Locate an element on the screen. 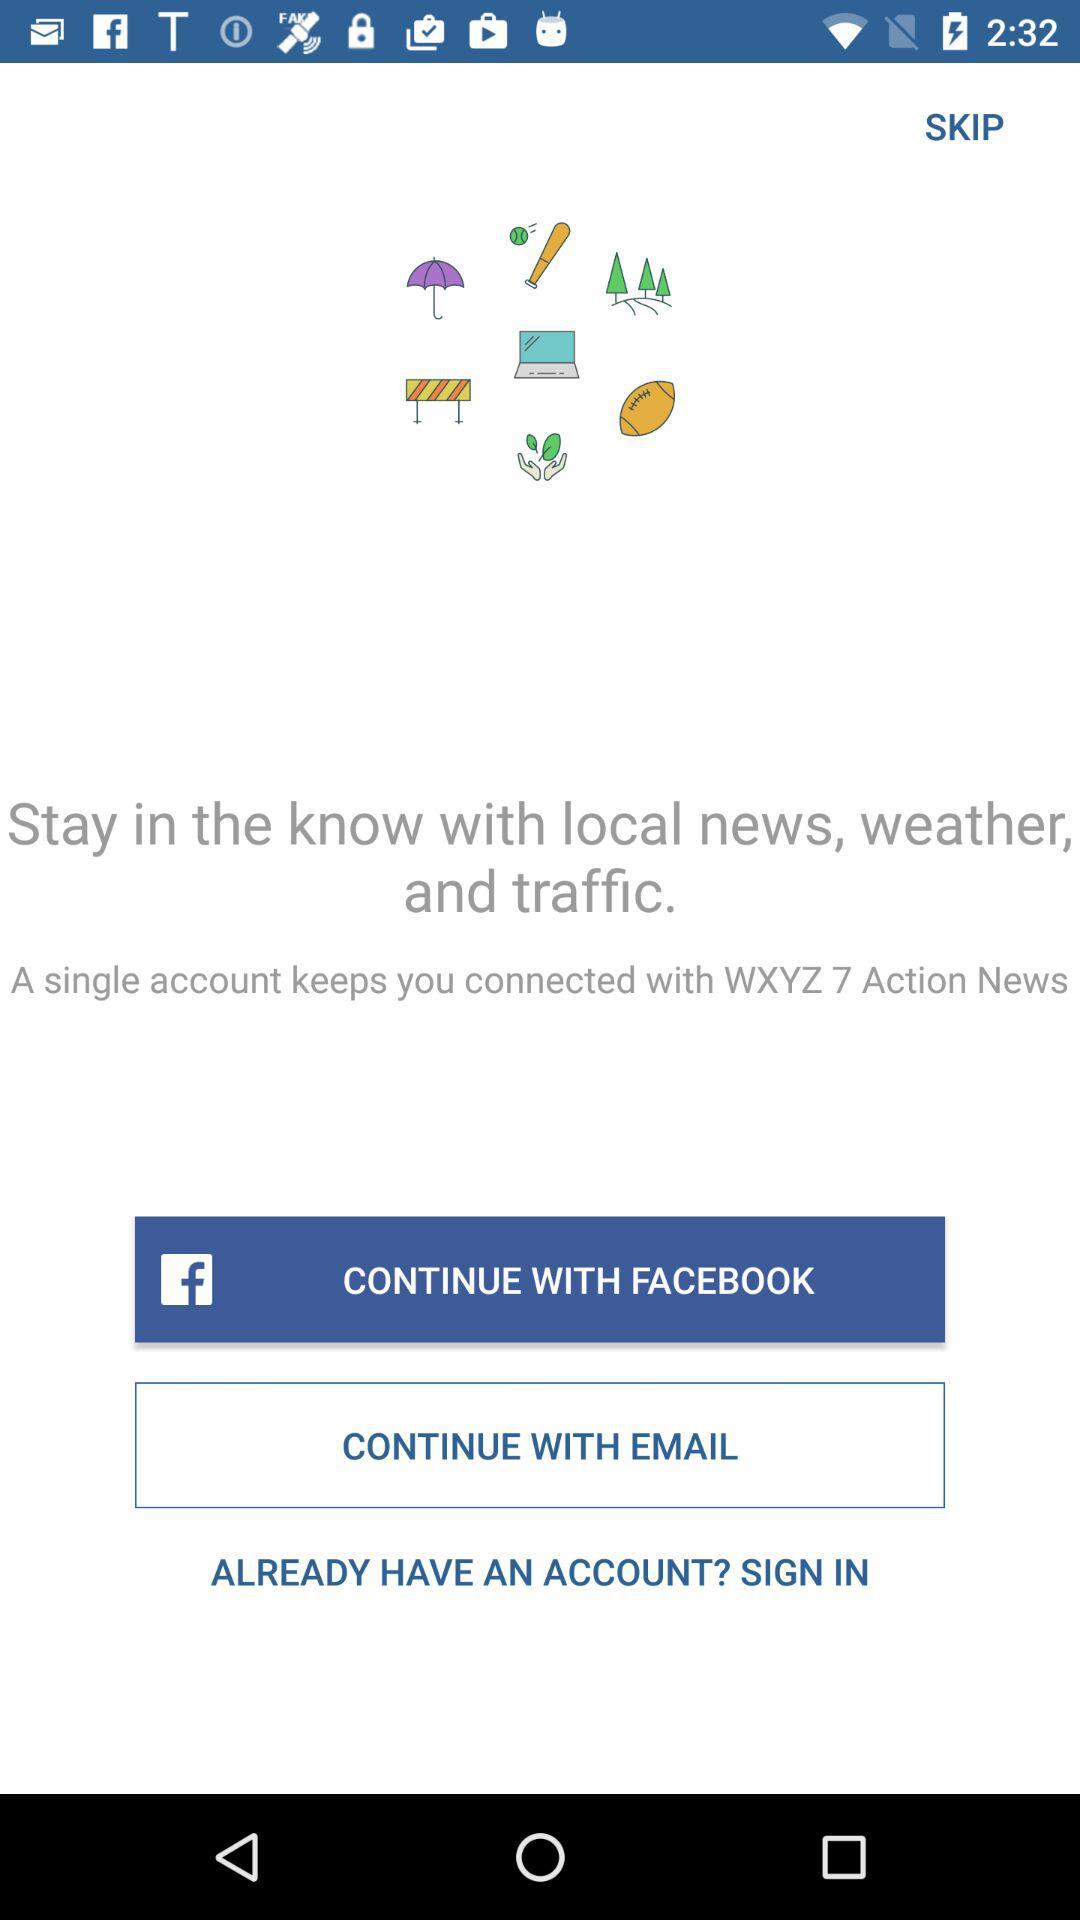 Image resolution: width=1080 pixels, height=1920 pixels. the already have an item is located at coordinates (540, 1570).